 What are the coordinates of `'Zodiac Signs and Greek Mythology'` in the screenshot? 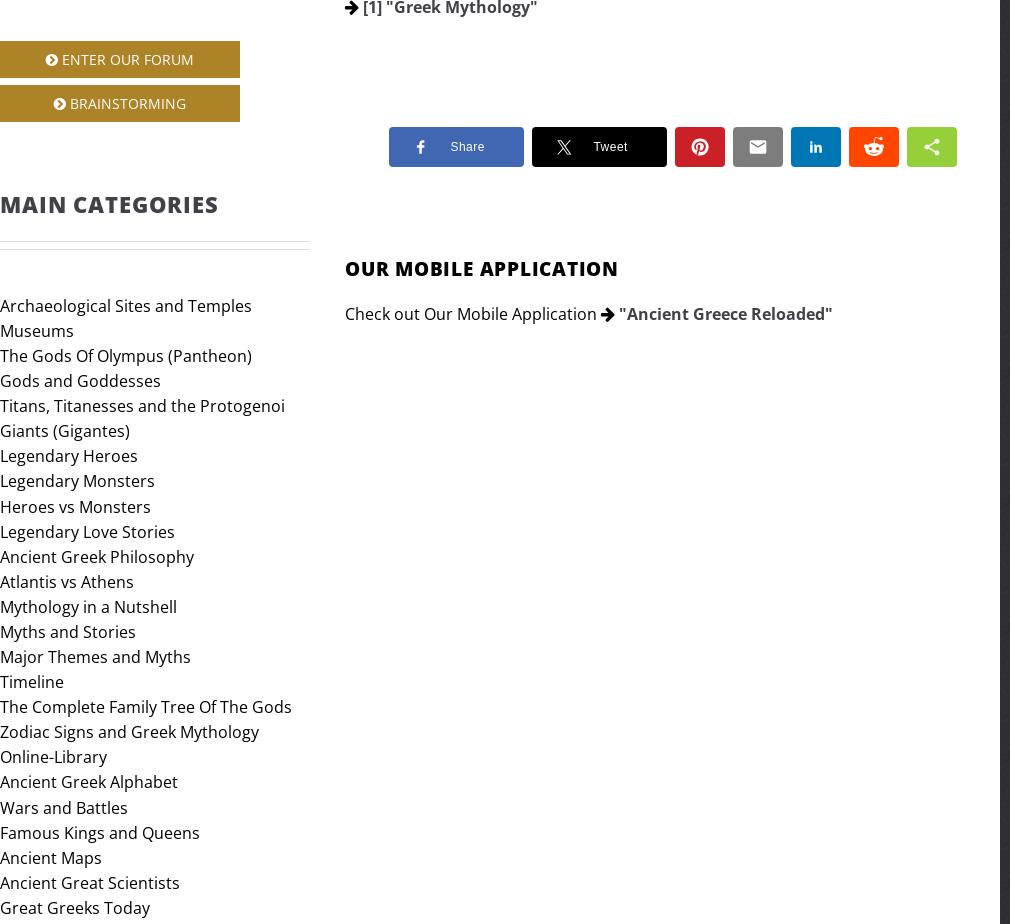 It's located at (128, 731).